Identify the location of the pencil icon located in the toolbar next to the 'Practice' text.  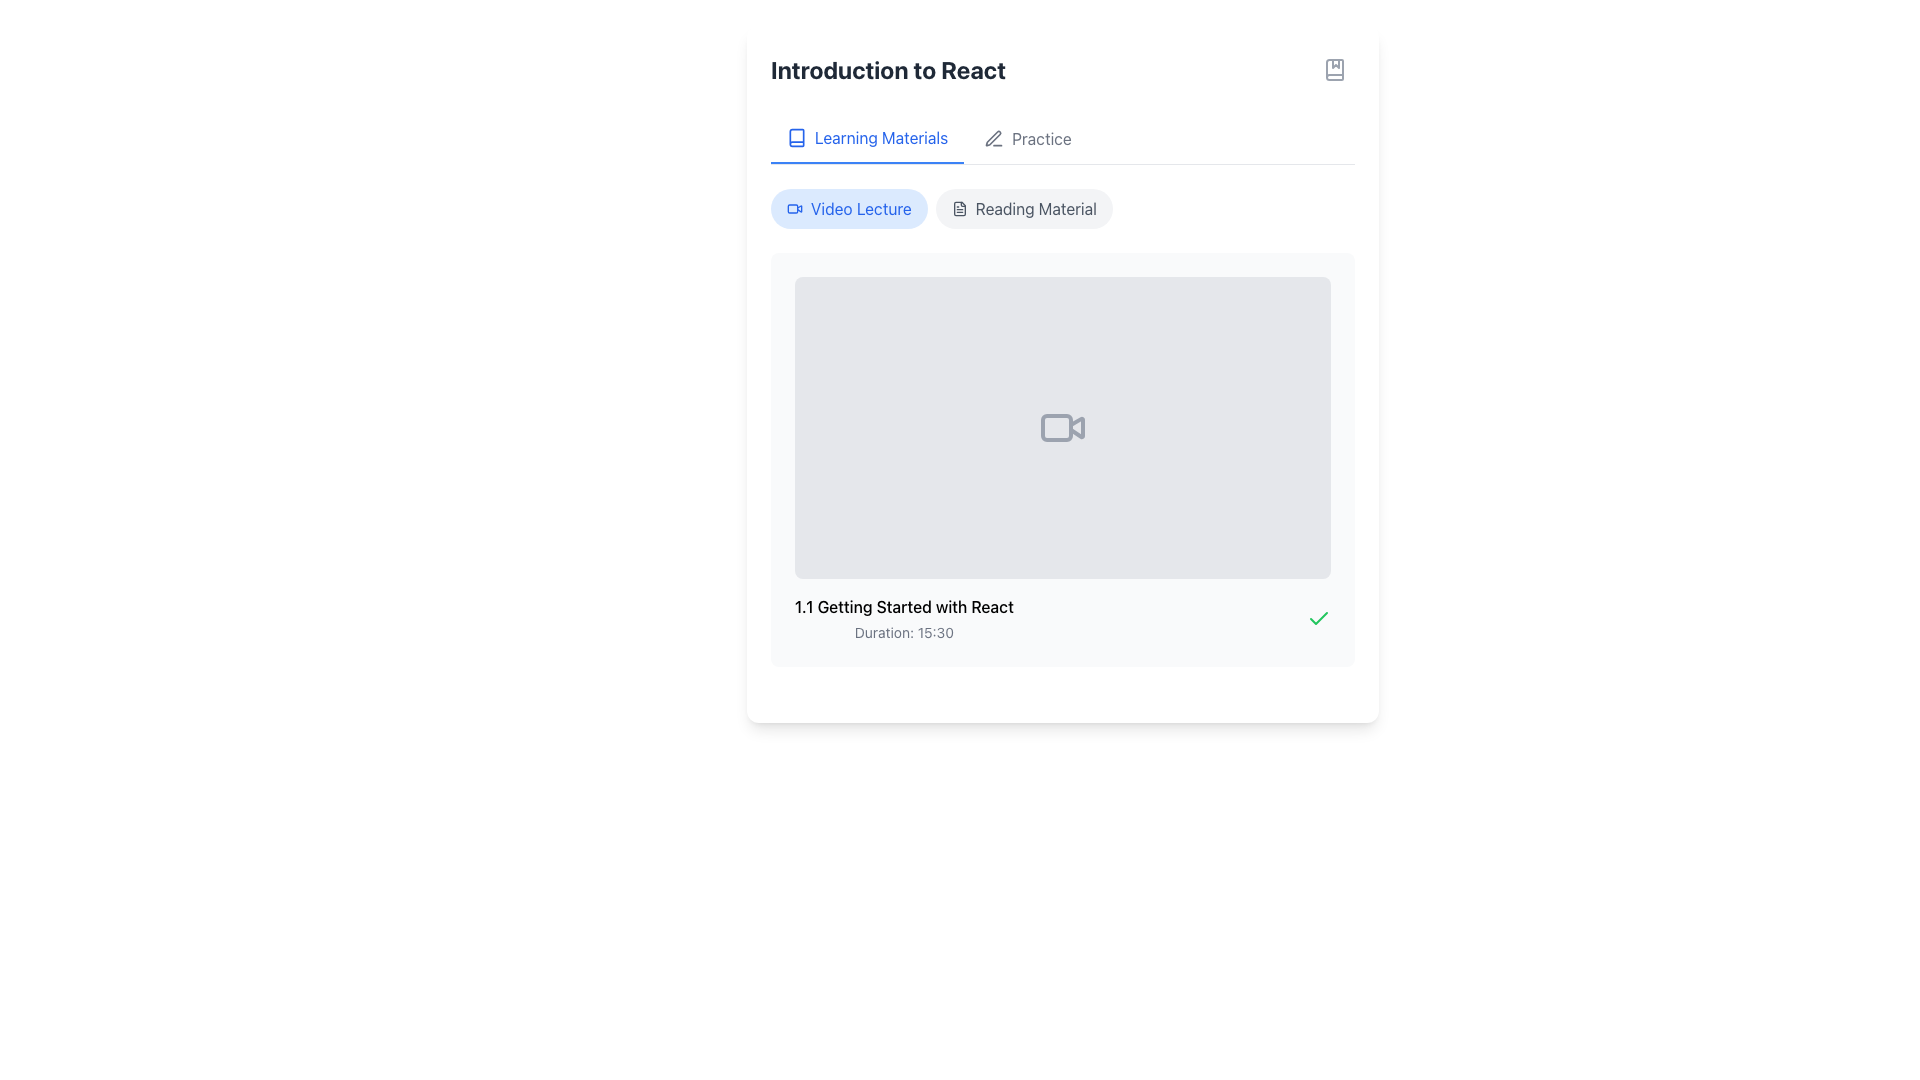
(994, 137).